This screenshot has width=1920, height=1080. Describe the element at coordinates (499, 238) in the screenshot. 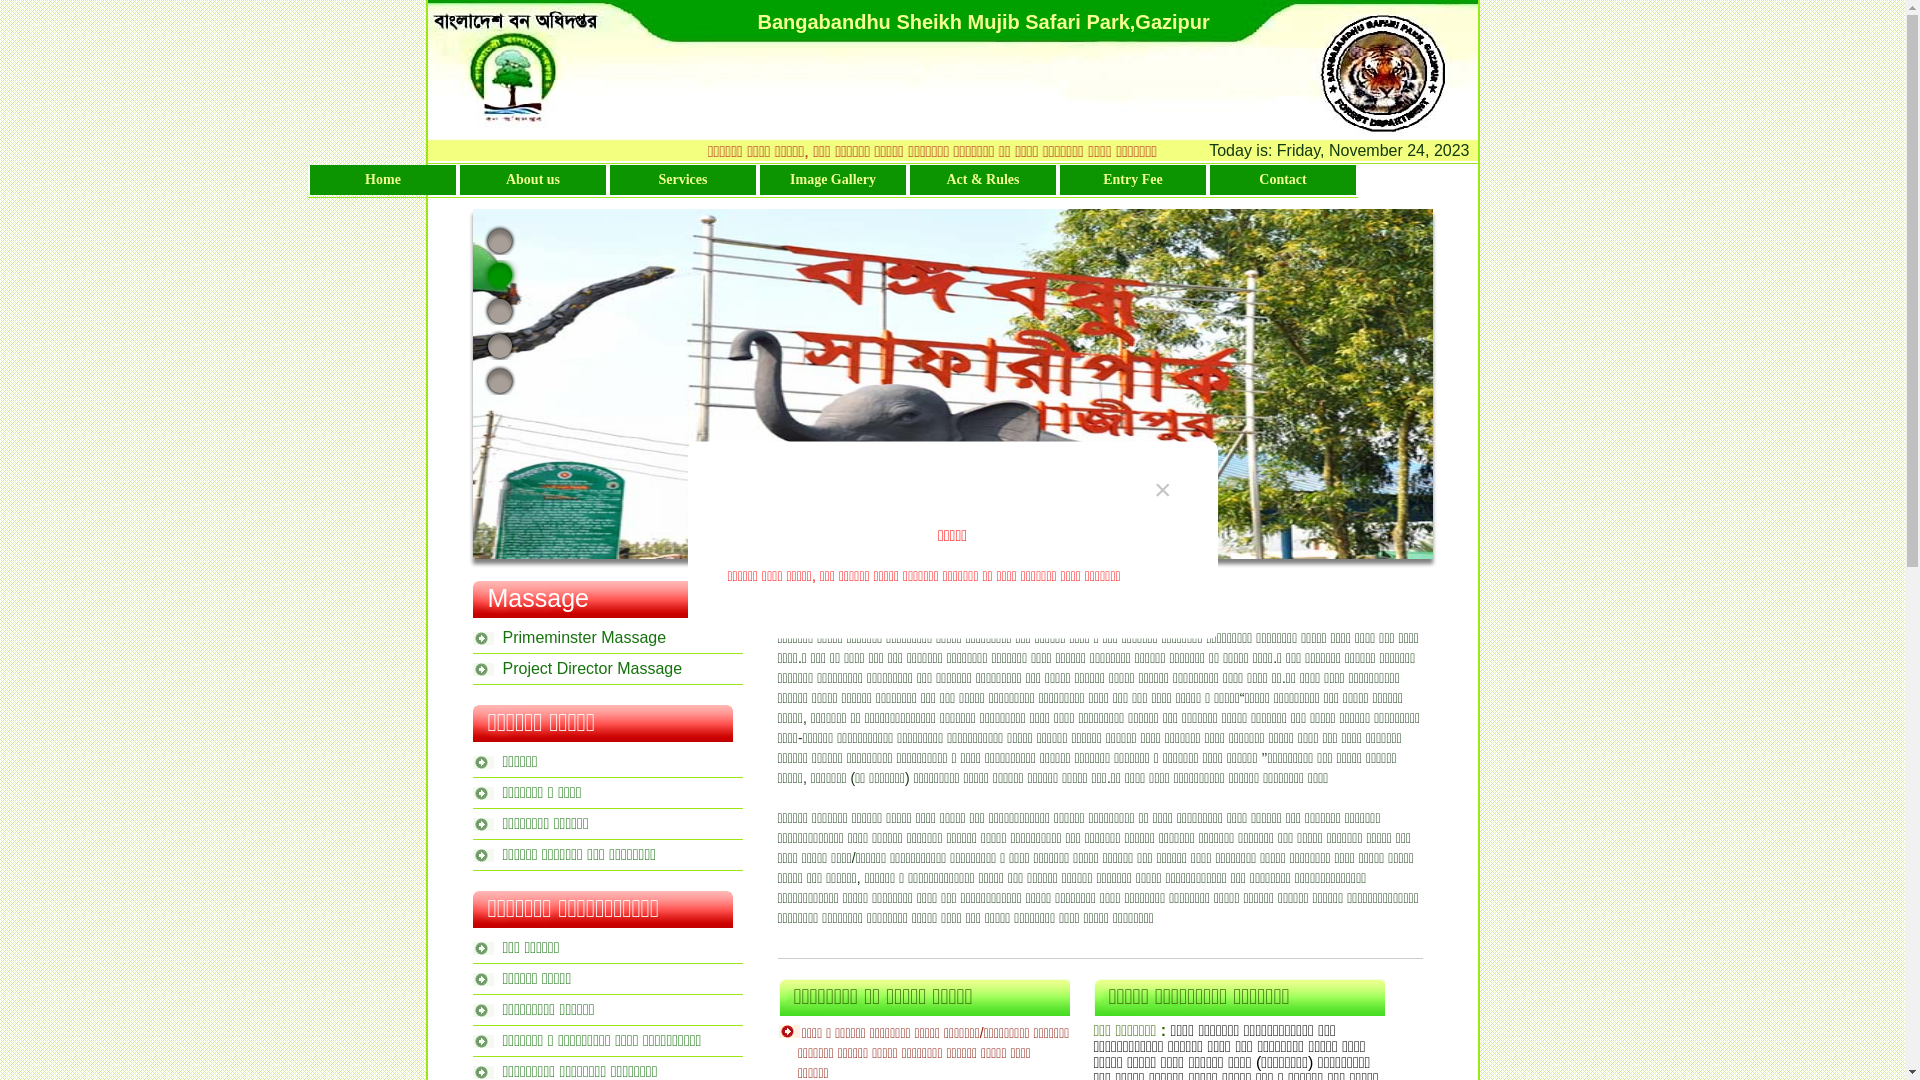

I see `'1'` at that location.